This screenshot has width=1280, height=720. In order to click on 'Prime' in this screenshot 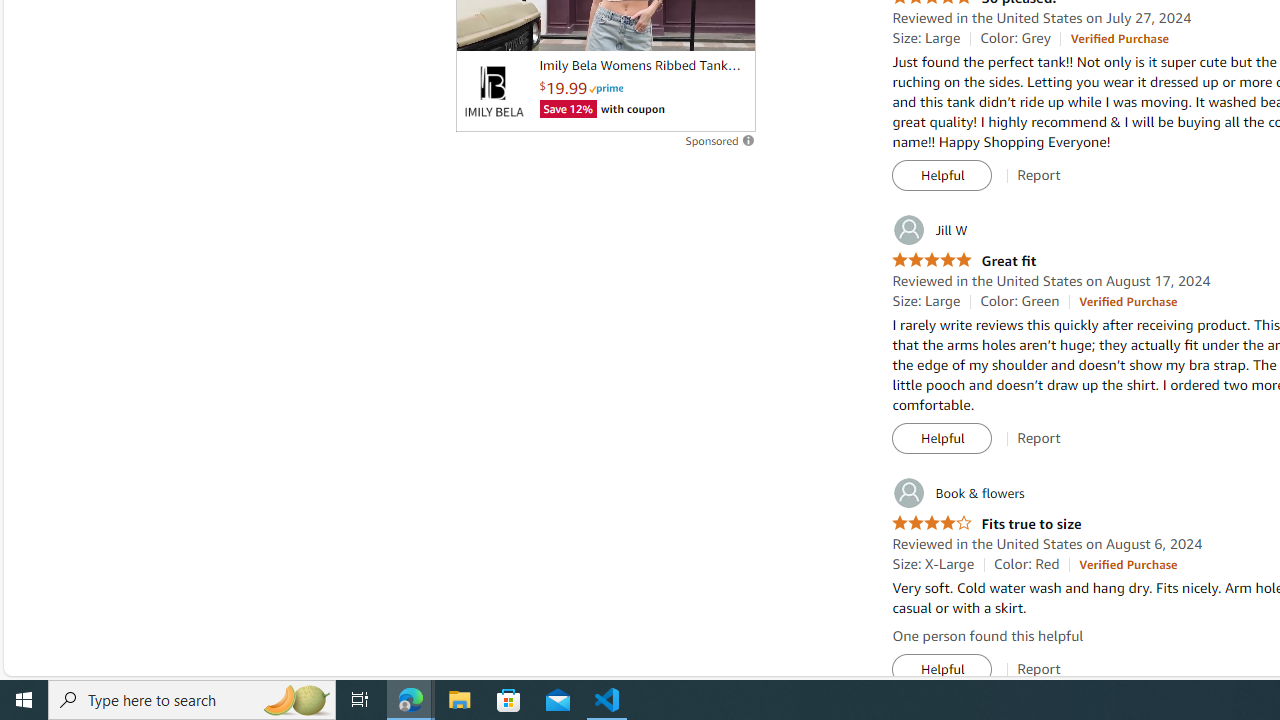, I will do `click(605, 87)`.